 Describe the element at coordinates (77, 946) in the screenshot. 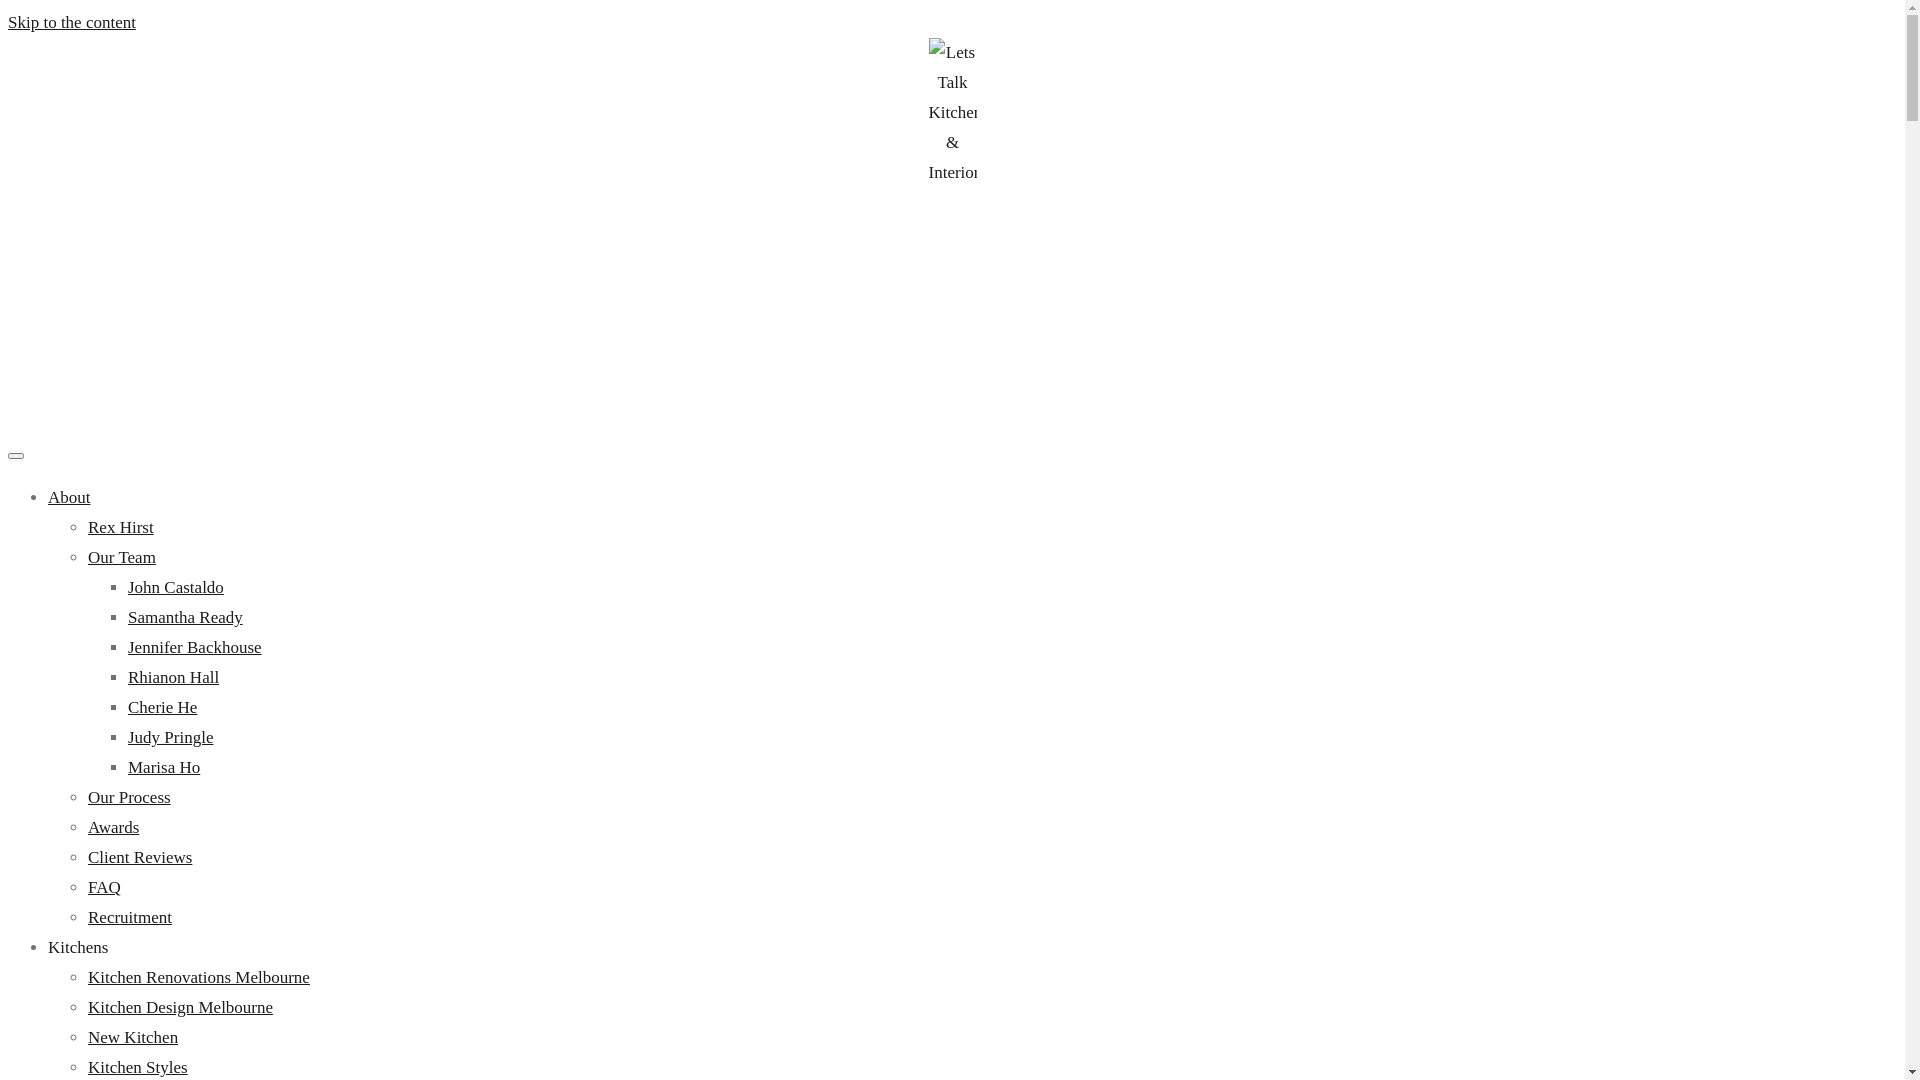

I see `'Kitchens'` at that location.